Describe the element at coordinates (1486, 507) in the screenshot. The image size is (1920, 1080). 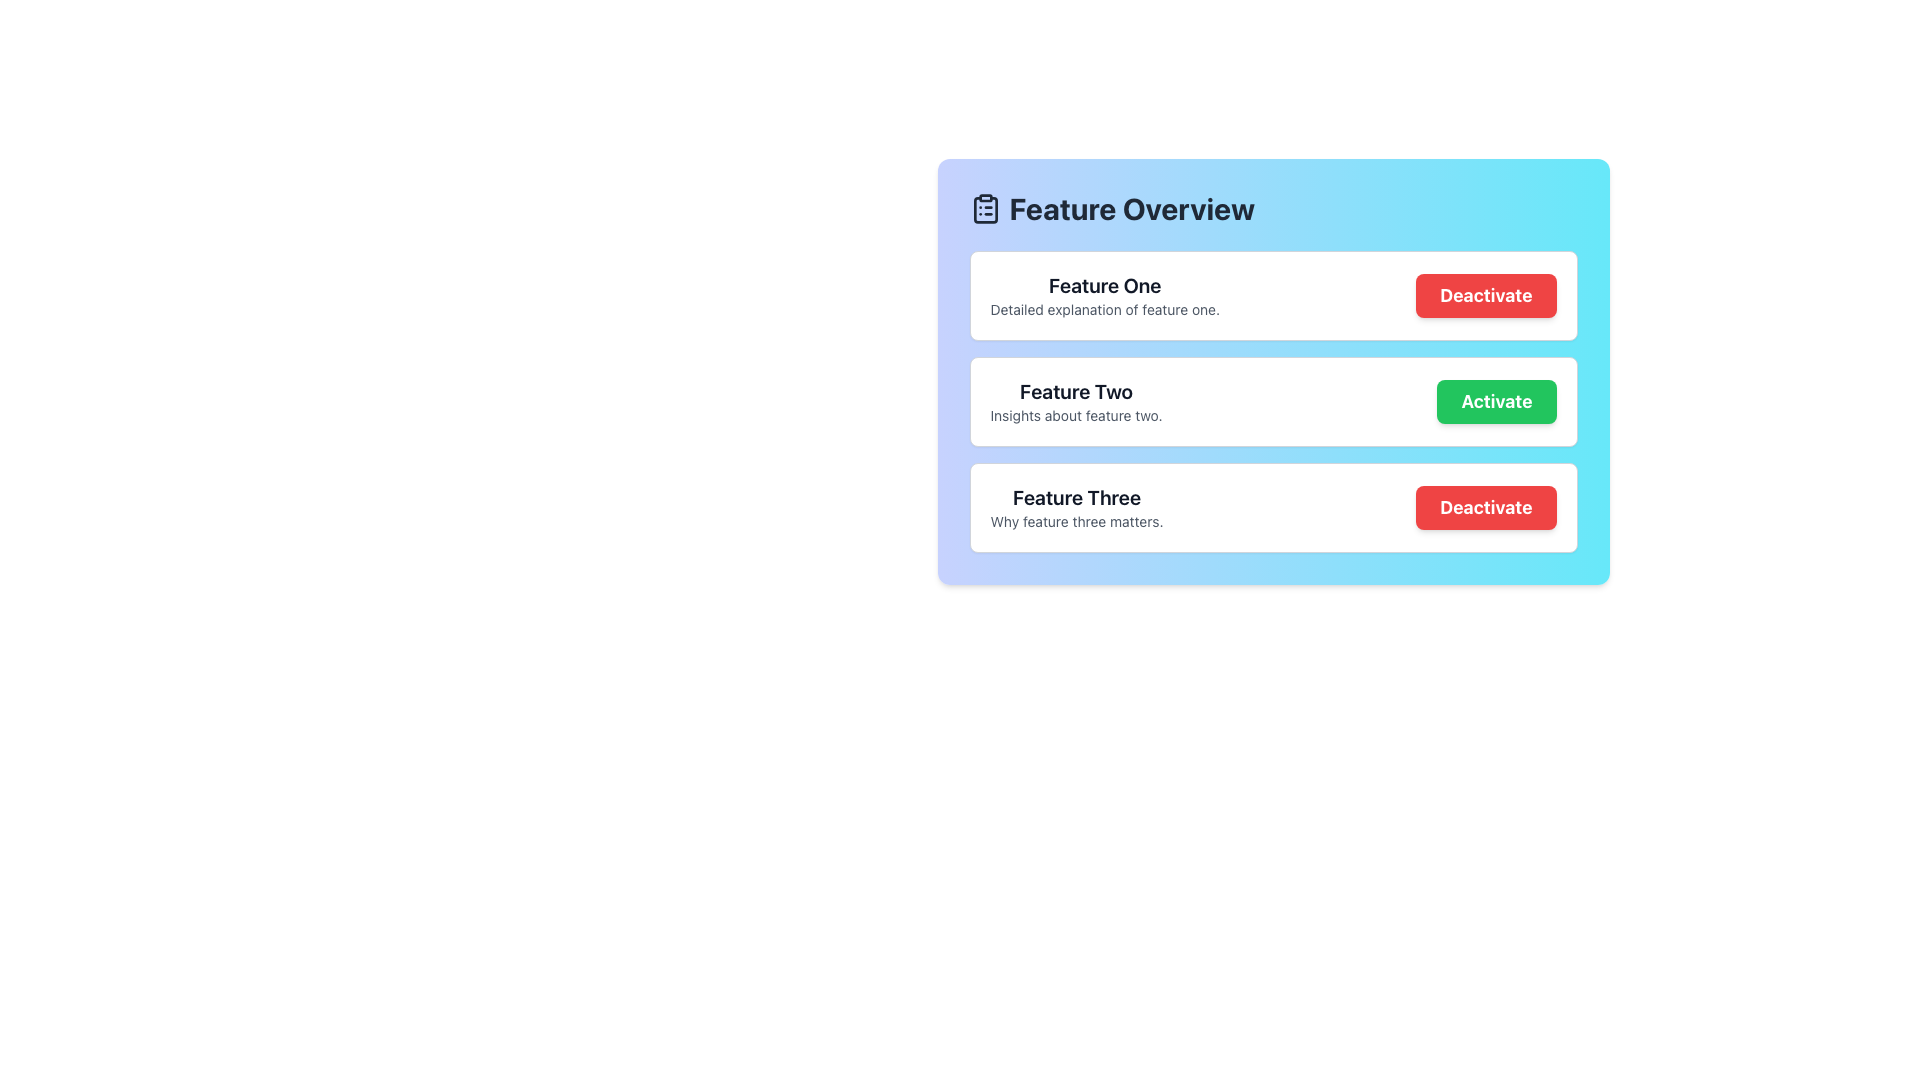
I see `the button in the 'Feature Three' card` at that location.